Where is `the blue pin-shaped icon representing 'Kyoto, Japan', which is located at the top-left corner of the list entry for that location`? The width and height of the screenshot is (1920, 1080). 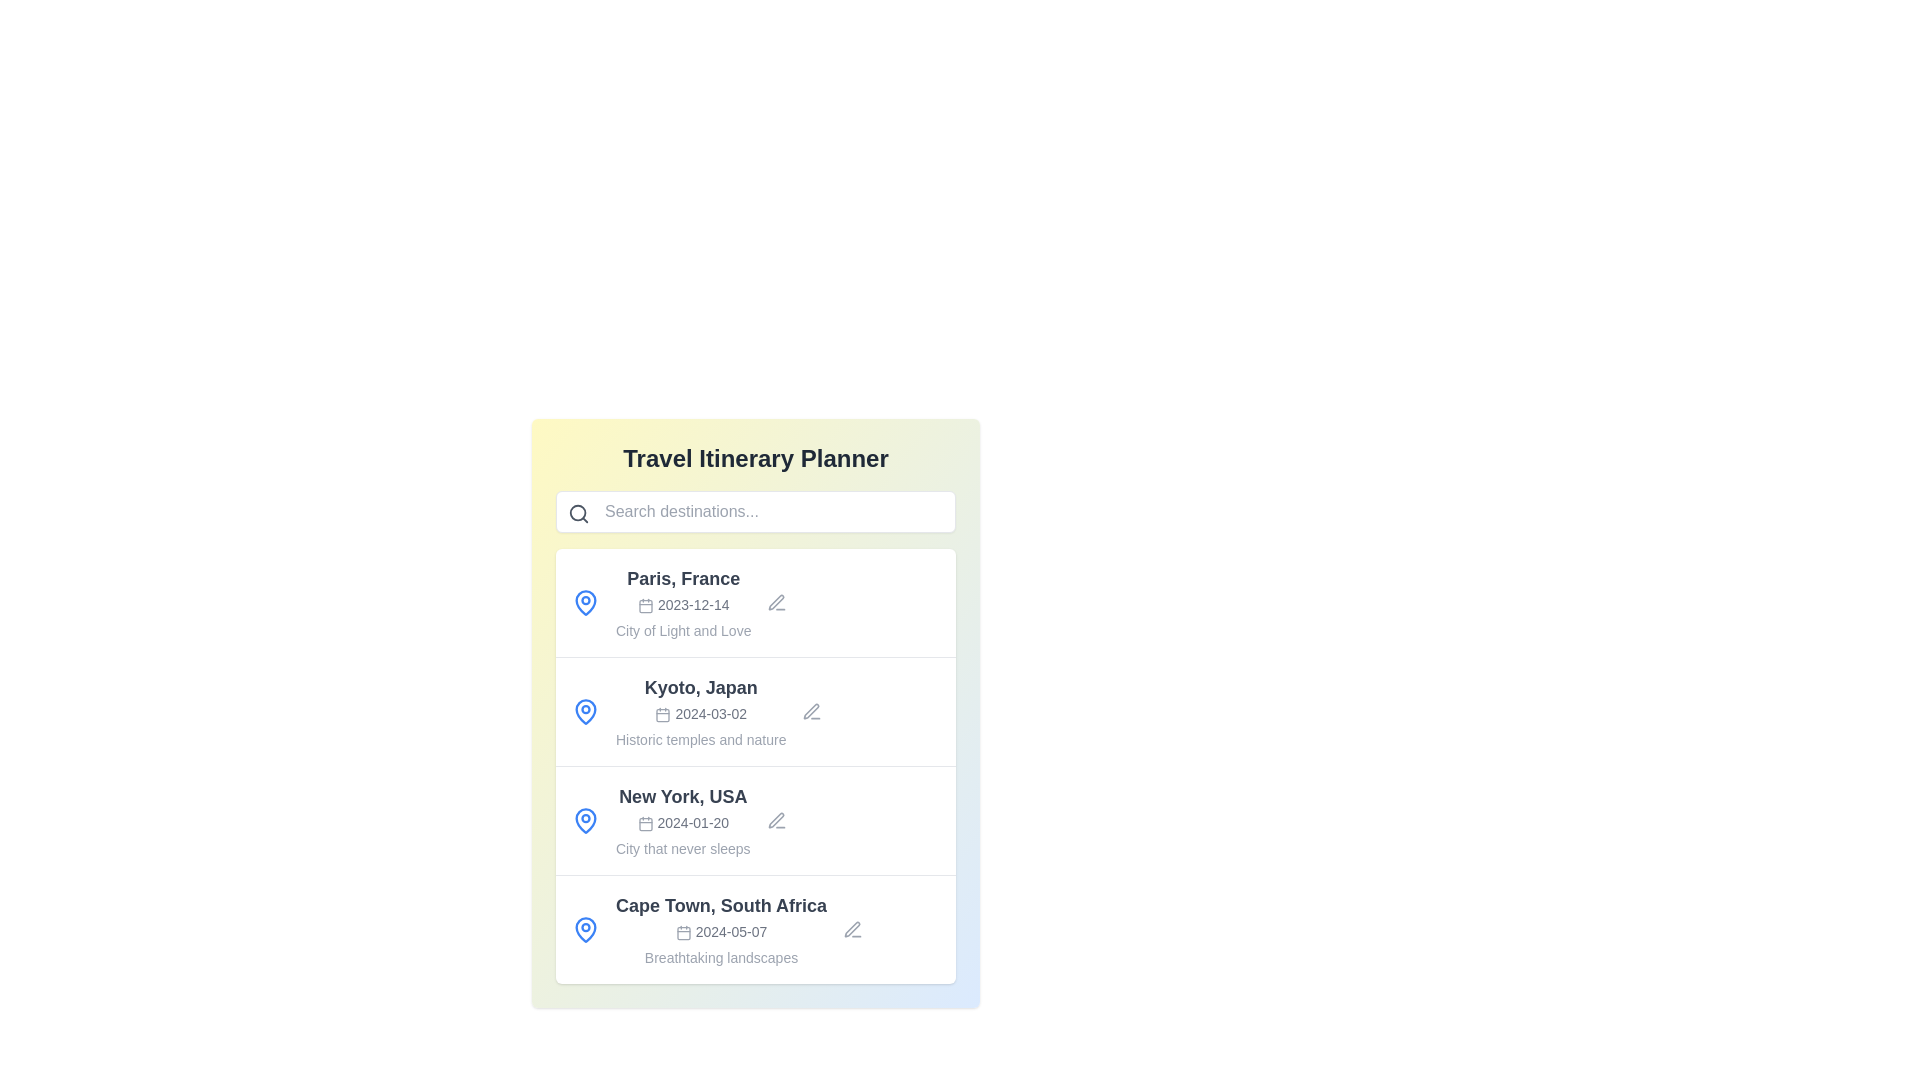
the blue pin-shaped icon representing 'Kyoto, Japan', which is located at the top-left corner of the list entry for that location is located at coordinates (584, 711).